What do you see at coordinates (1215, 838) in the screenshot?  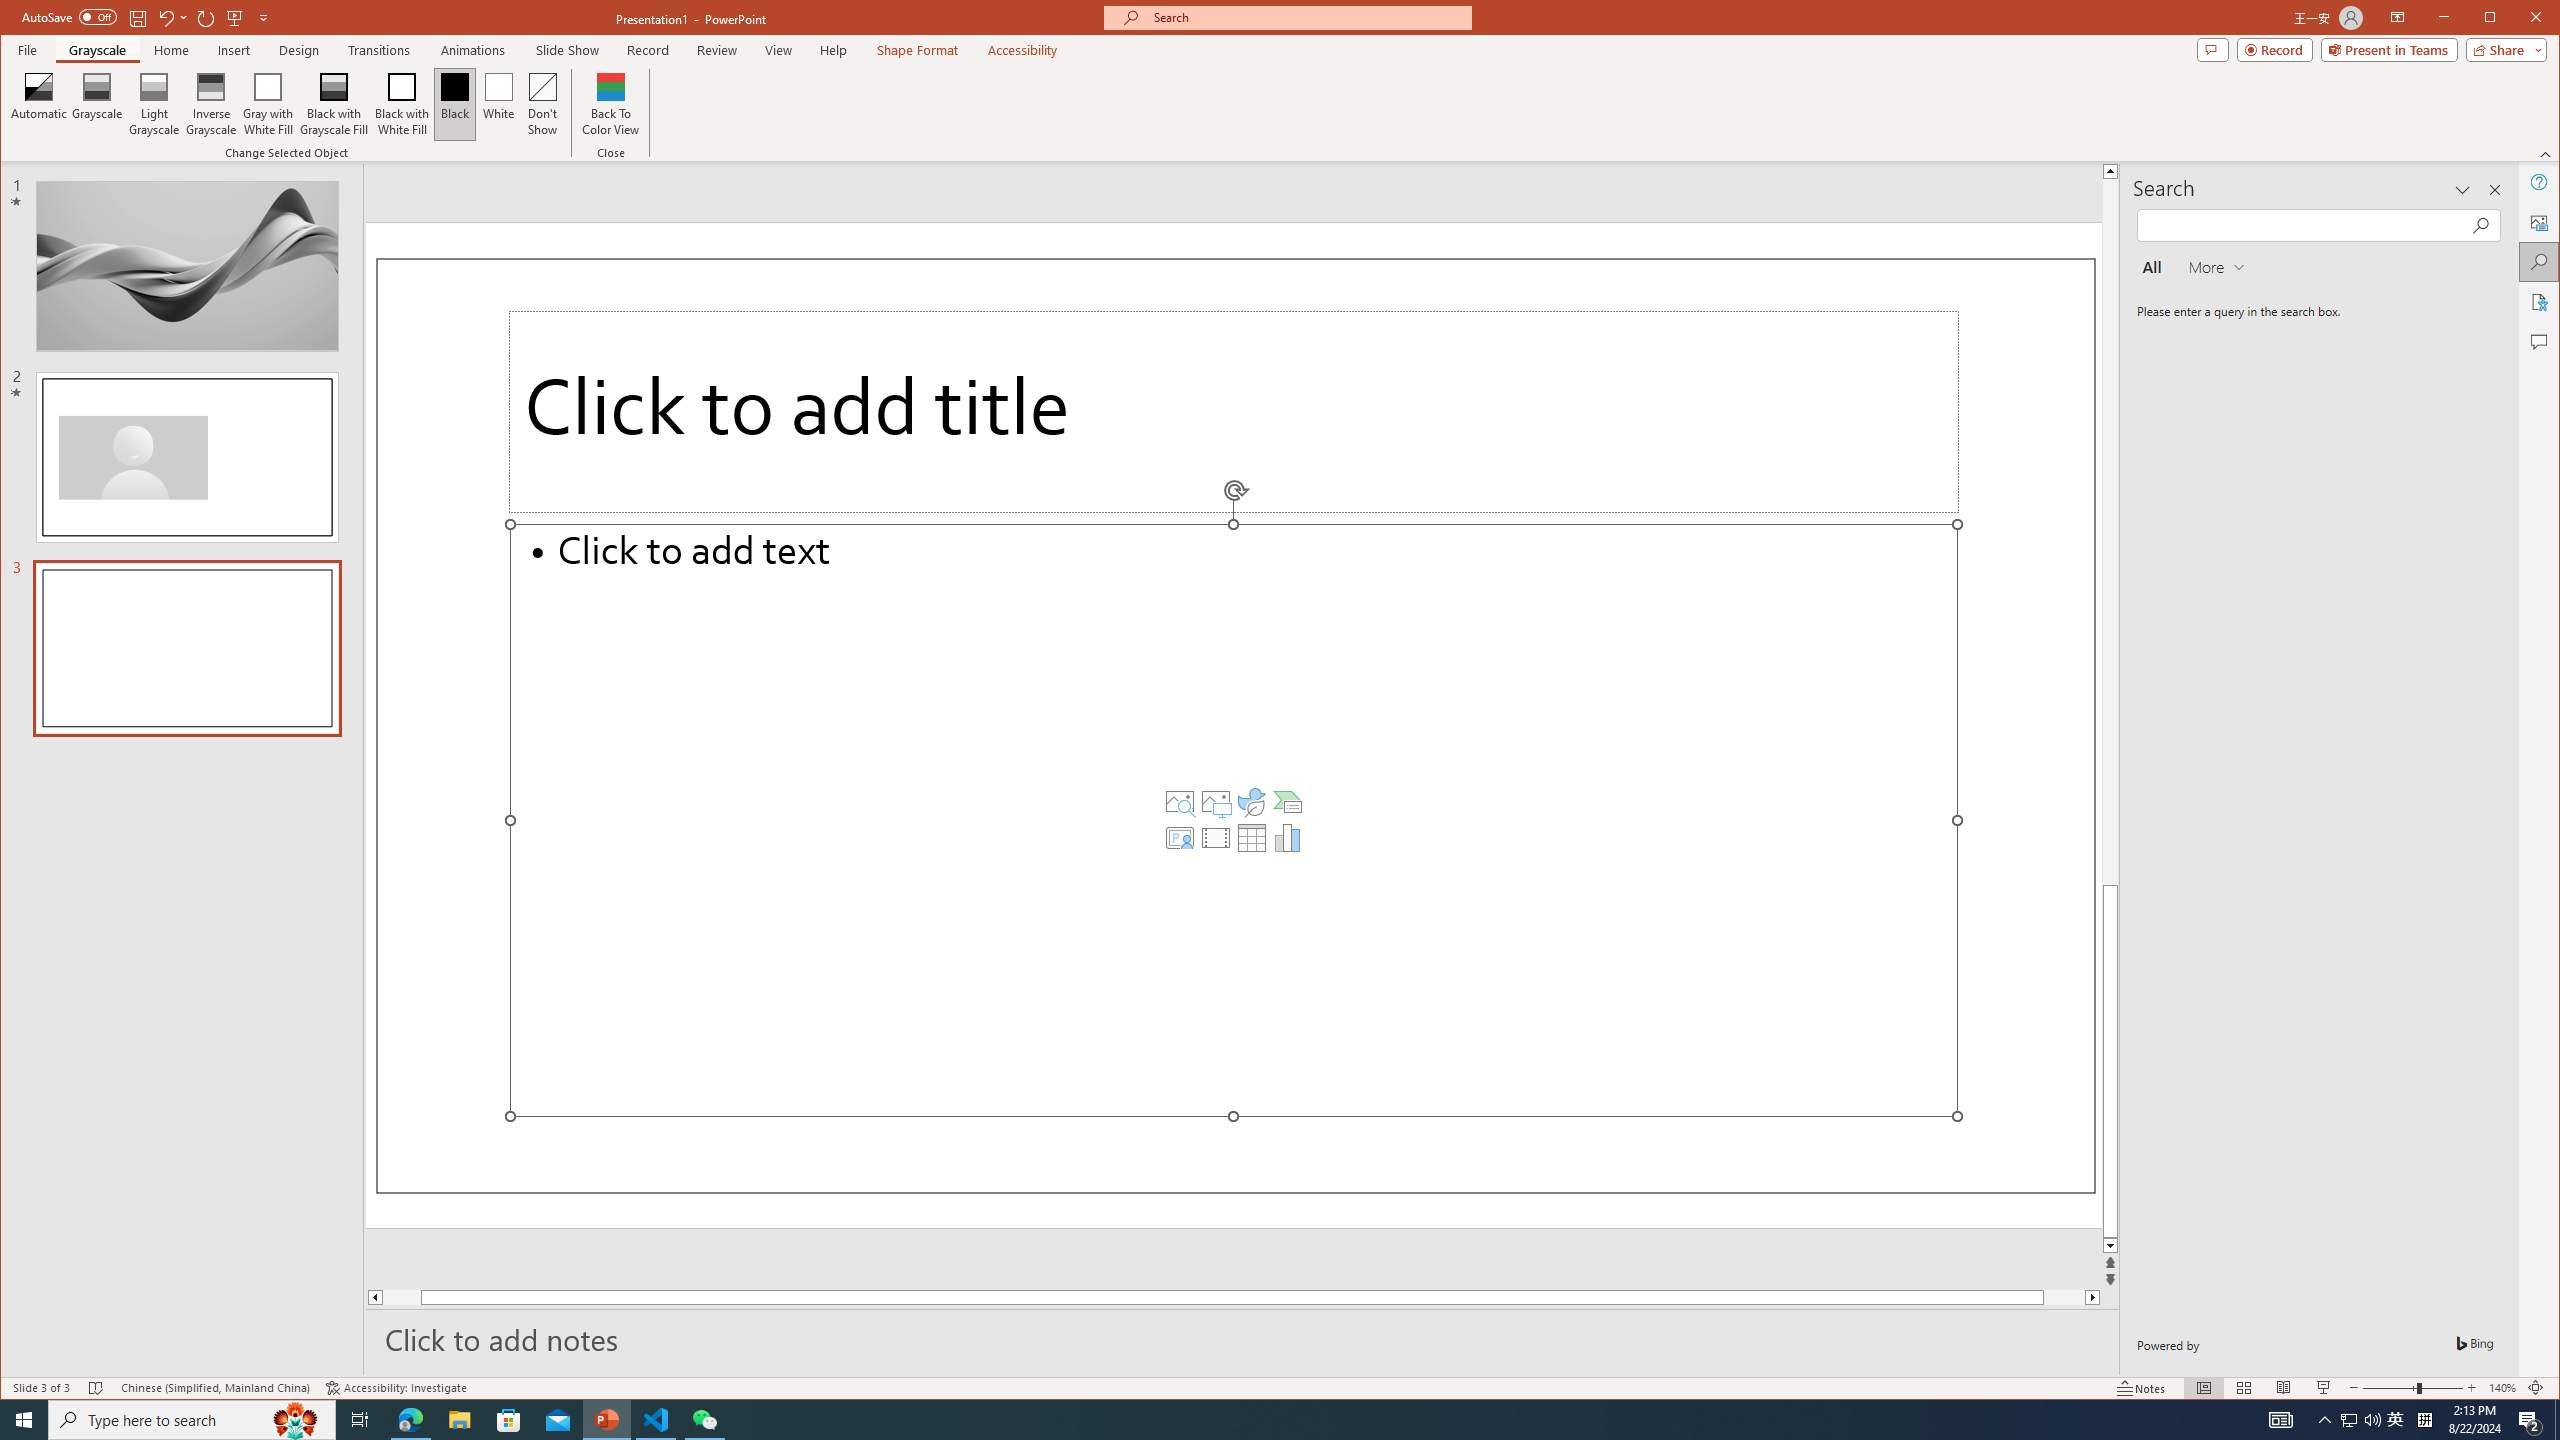 I see `'Insert Video'` at bounding box center [1215, 838].